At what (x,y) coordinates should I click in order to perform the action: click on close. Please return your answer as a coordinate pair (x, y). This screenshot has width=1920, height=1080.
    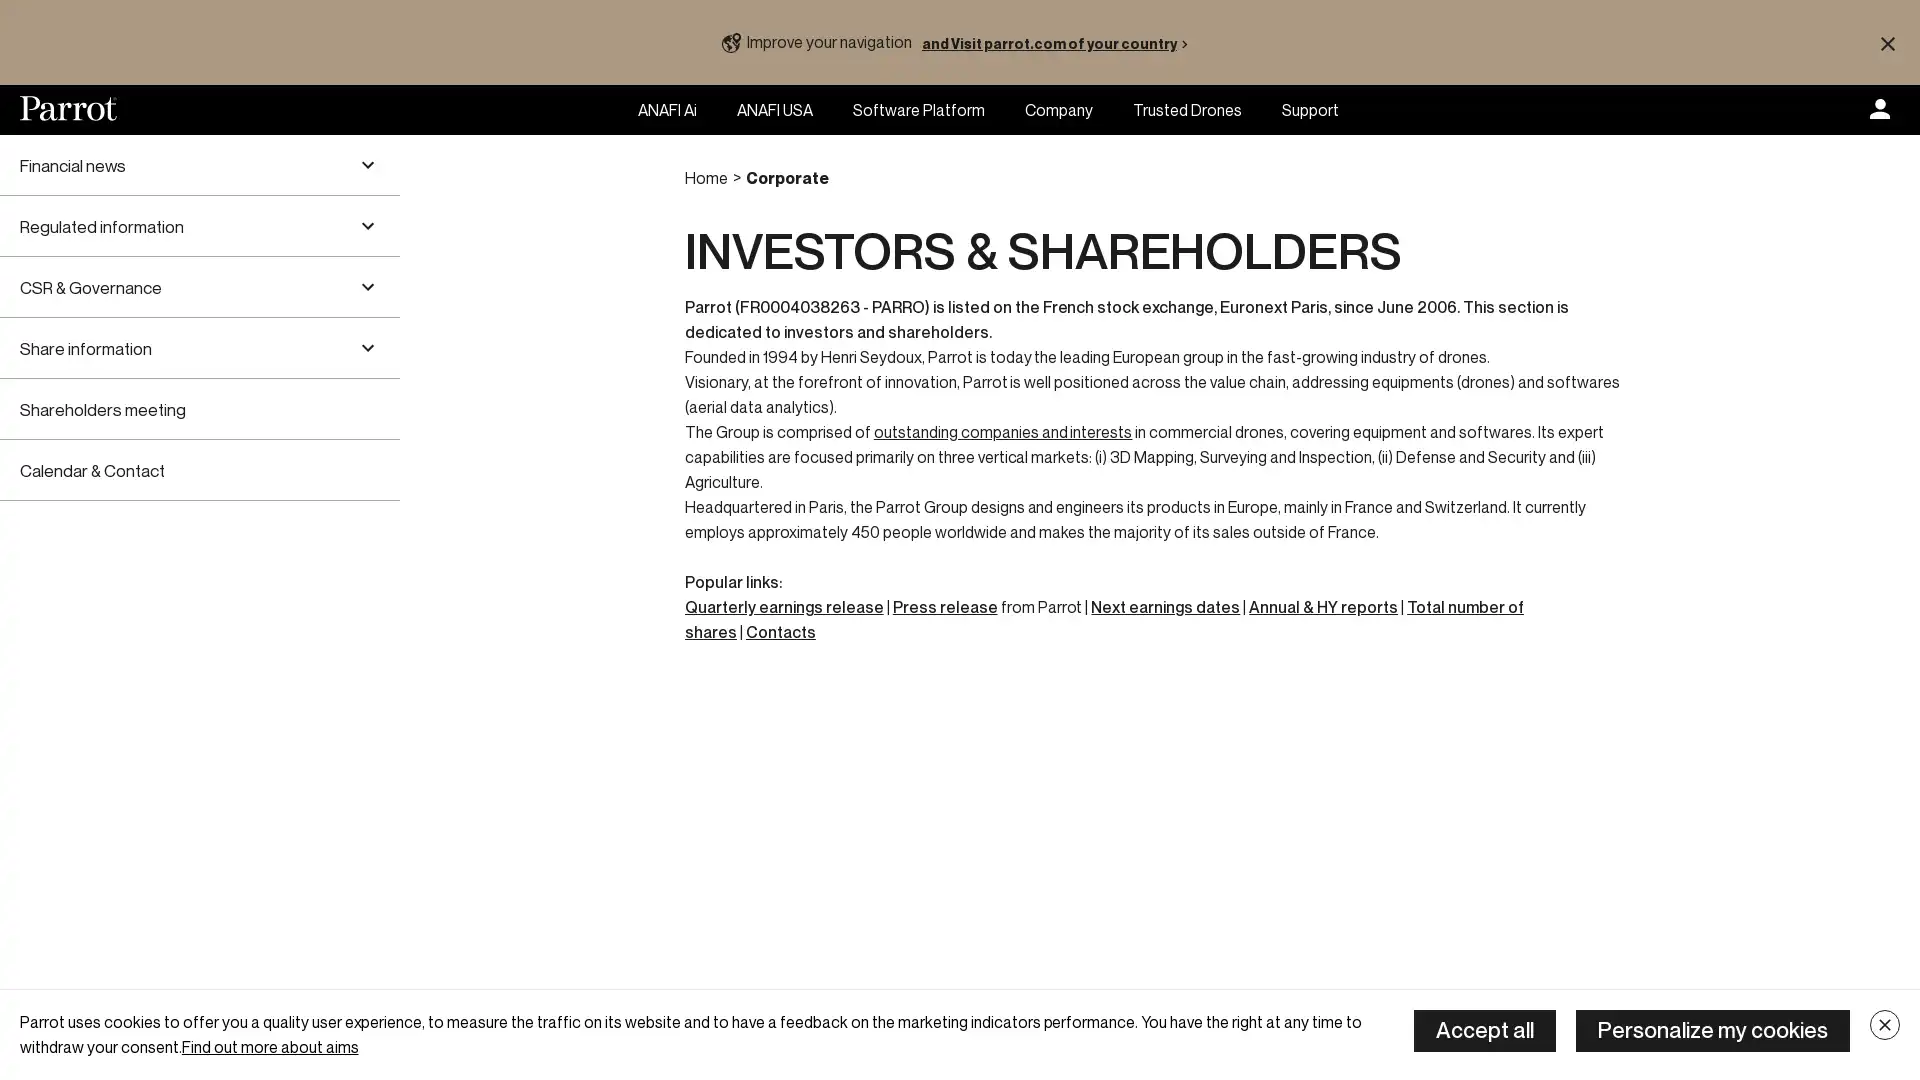
    Looking at the image, I should click on (1884, 1025).